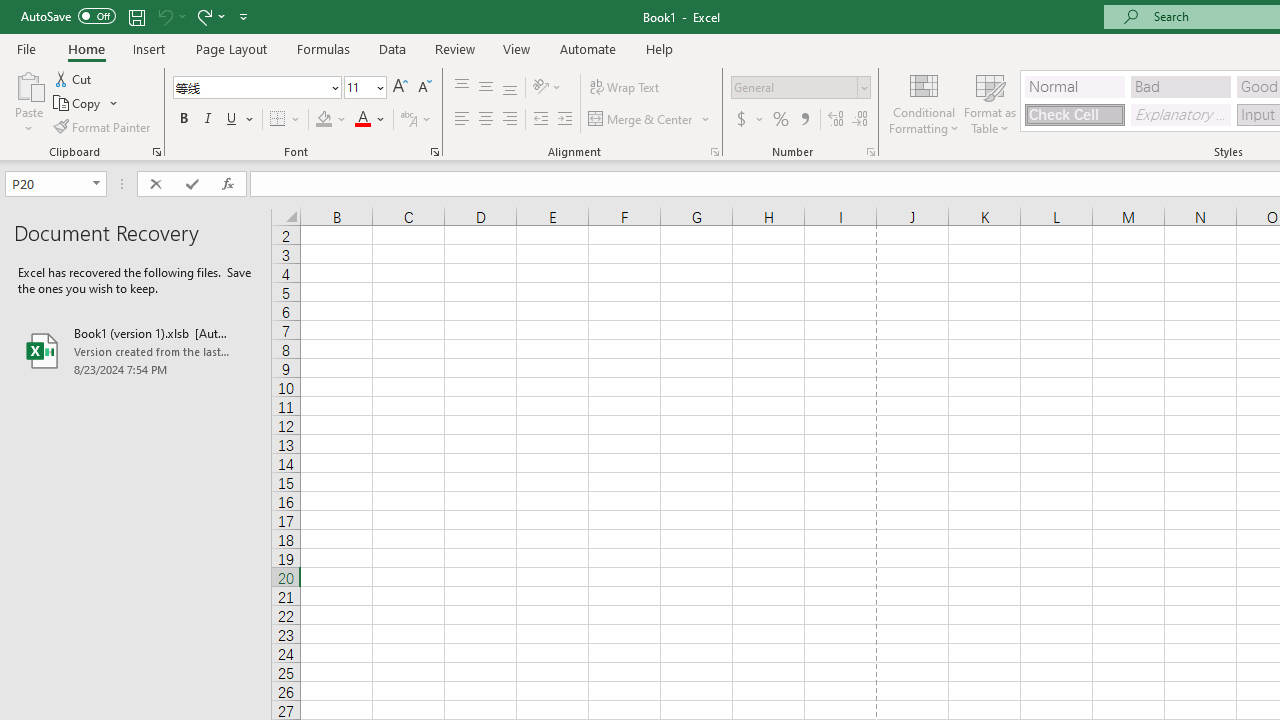  I want to click on 'Merge & Center', so click(641, 119).